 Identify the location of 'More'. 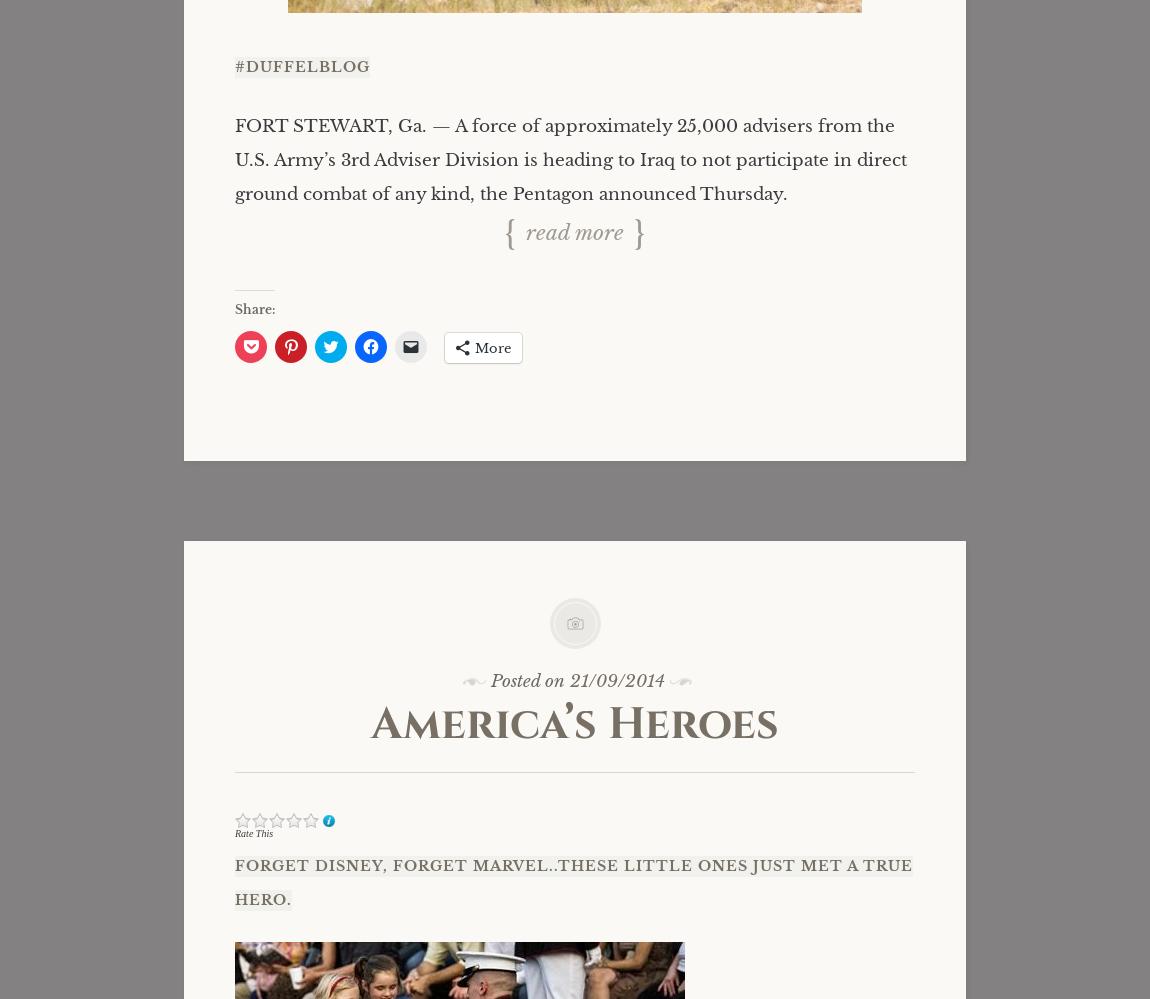
(493, 348).